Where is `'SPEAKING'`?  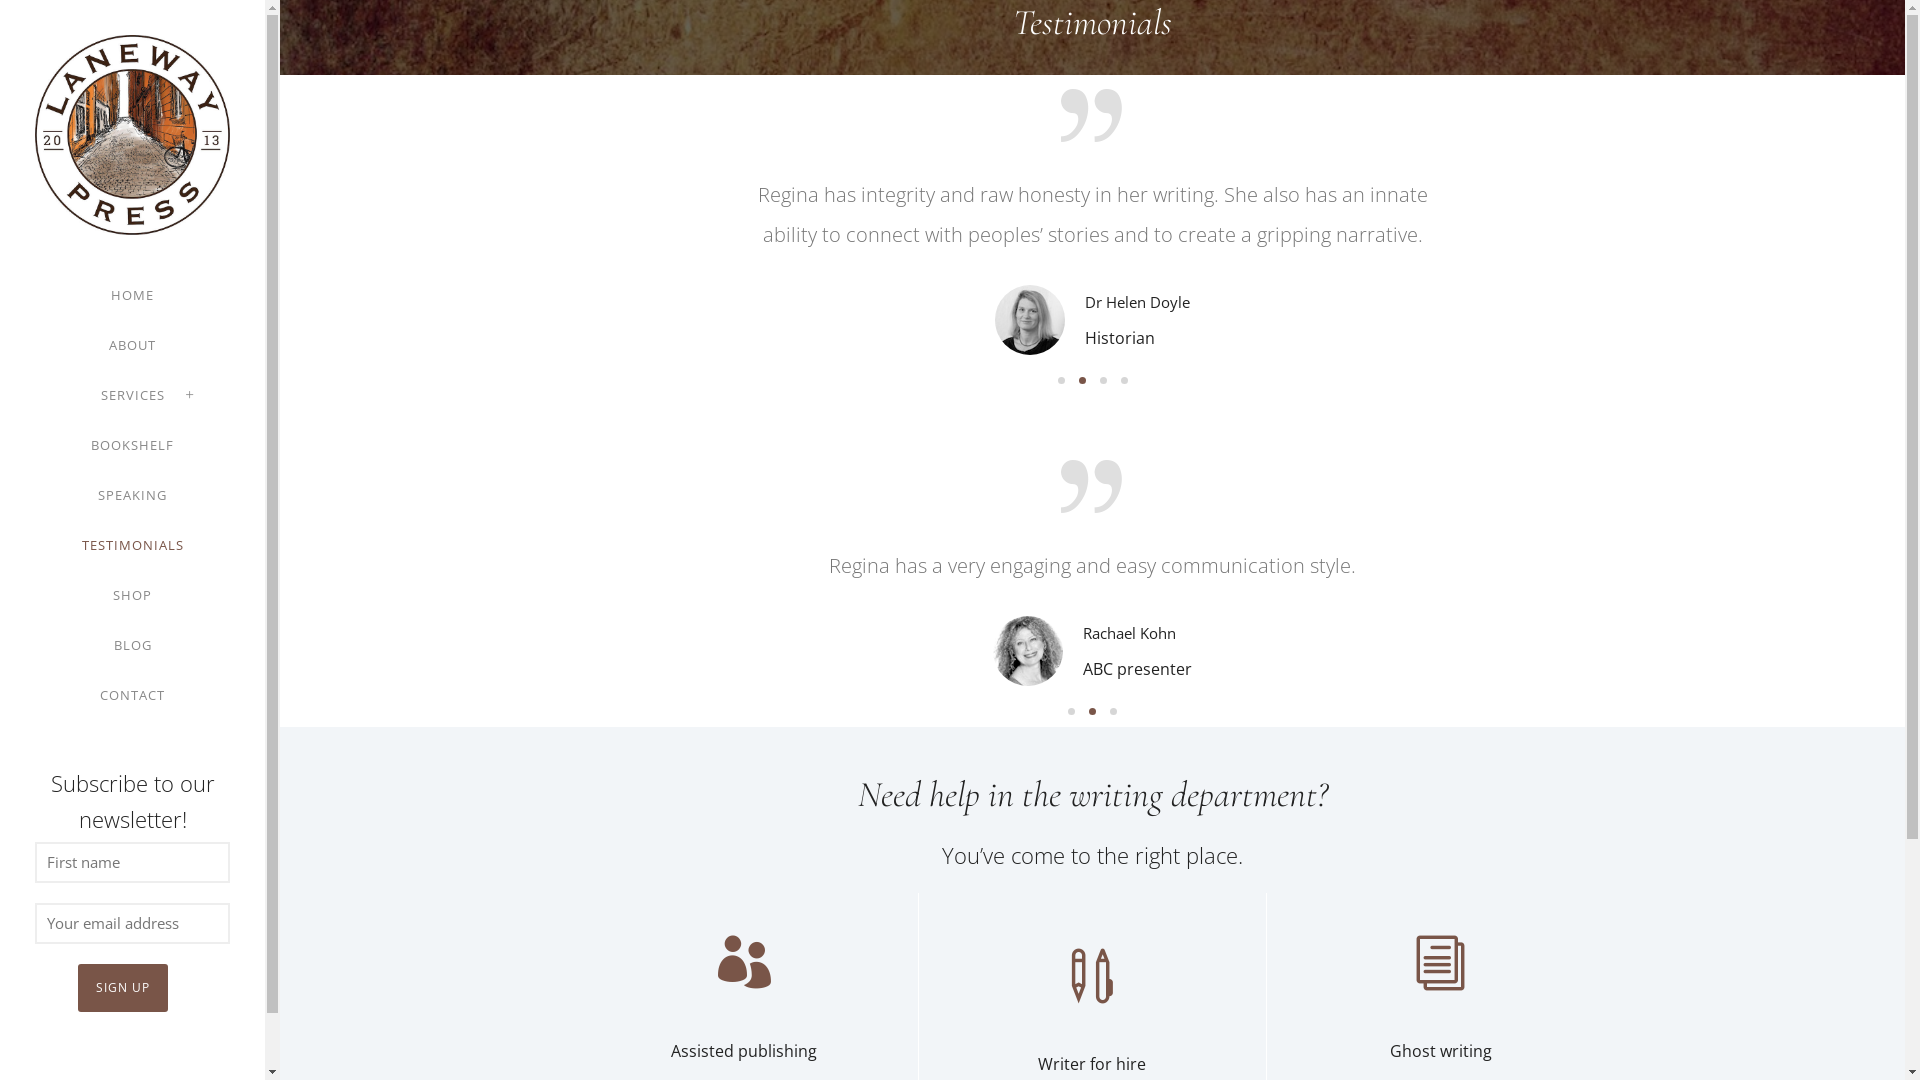 'SPEAKING' is located at coordinates (96, 494).